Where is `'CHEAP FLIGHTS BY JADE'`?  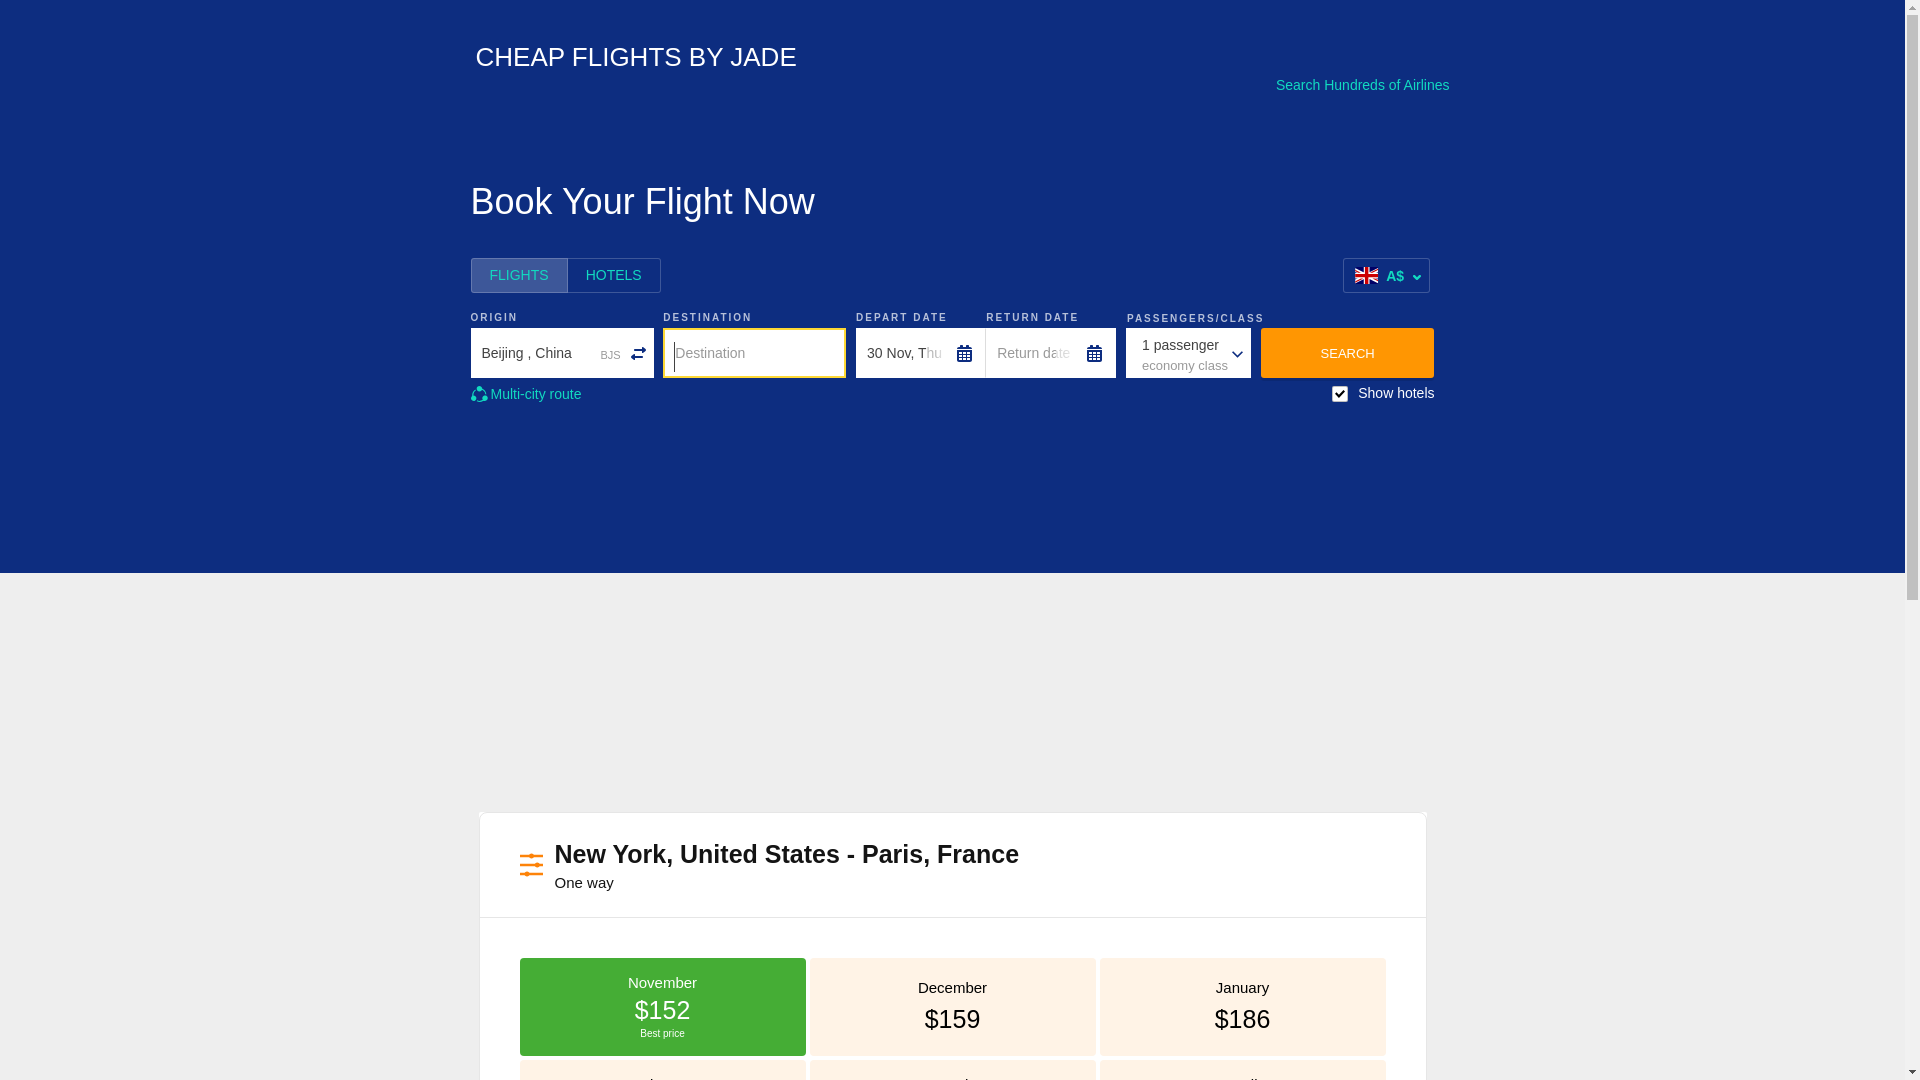 'CHEAP FLIGHTS BY JADE' is located at coordinates (625, 60).